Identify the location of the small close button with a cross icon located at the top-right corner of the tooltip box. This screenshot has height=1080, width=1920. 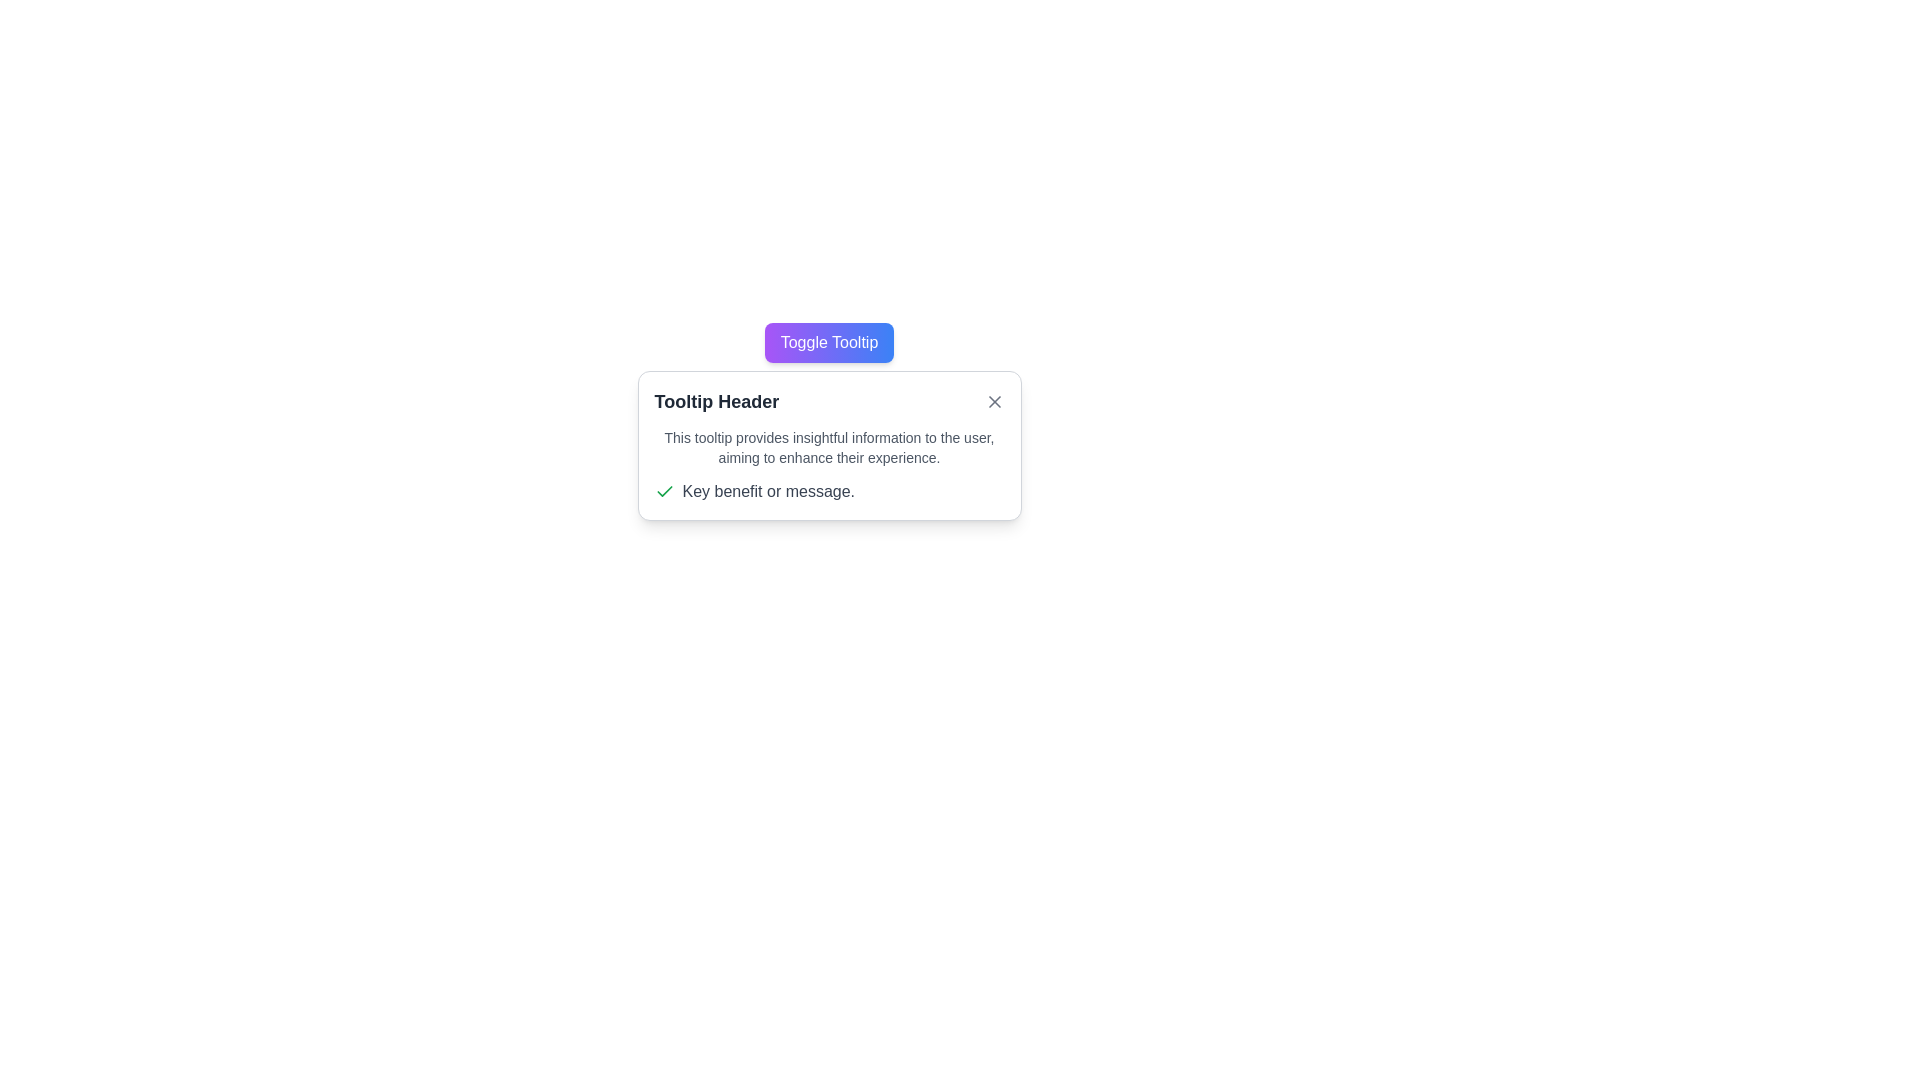
(994, 401).